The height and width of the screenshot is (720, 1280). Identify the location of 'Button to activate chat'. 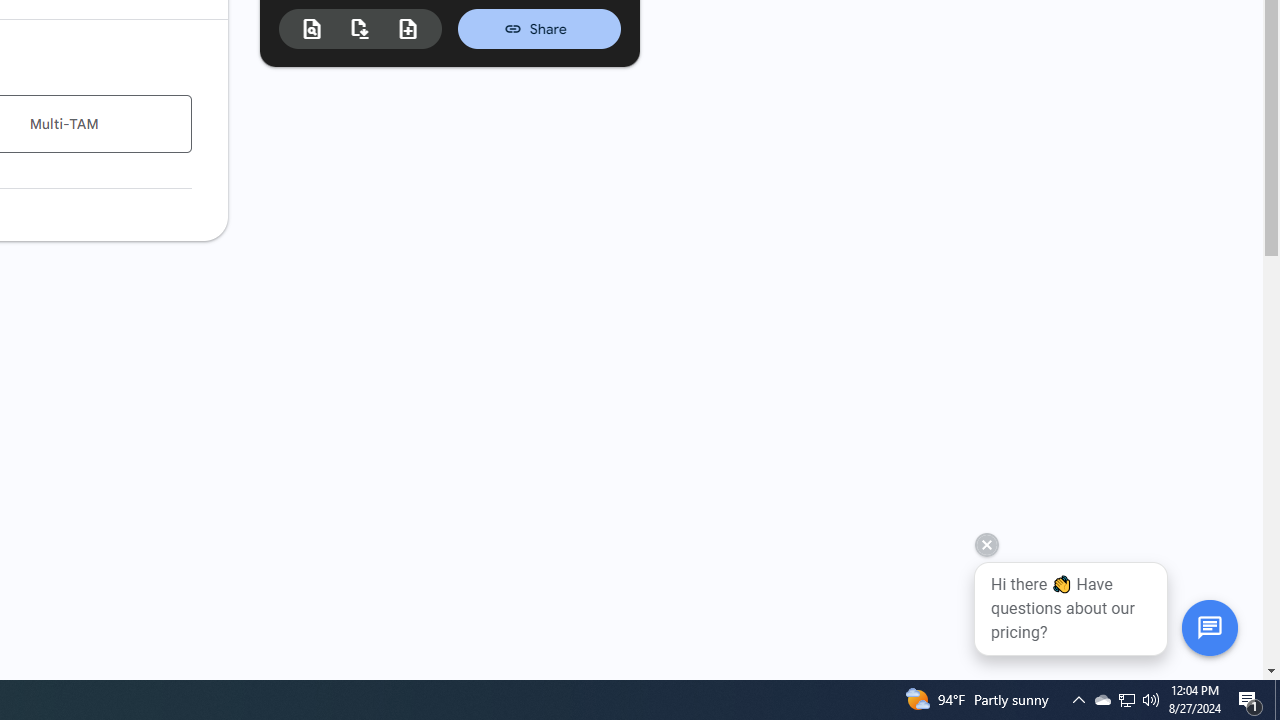
(1208, 626).